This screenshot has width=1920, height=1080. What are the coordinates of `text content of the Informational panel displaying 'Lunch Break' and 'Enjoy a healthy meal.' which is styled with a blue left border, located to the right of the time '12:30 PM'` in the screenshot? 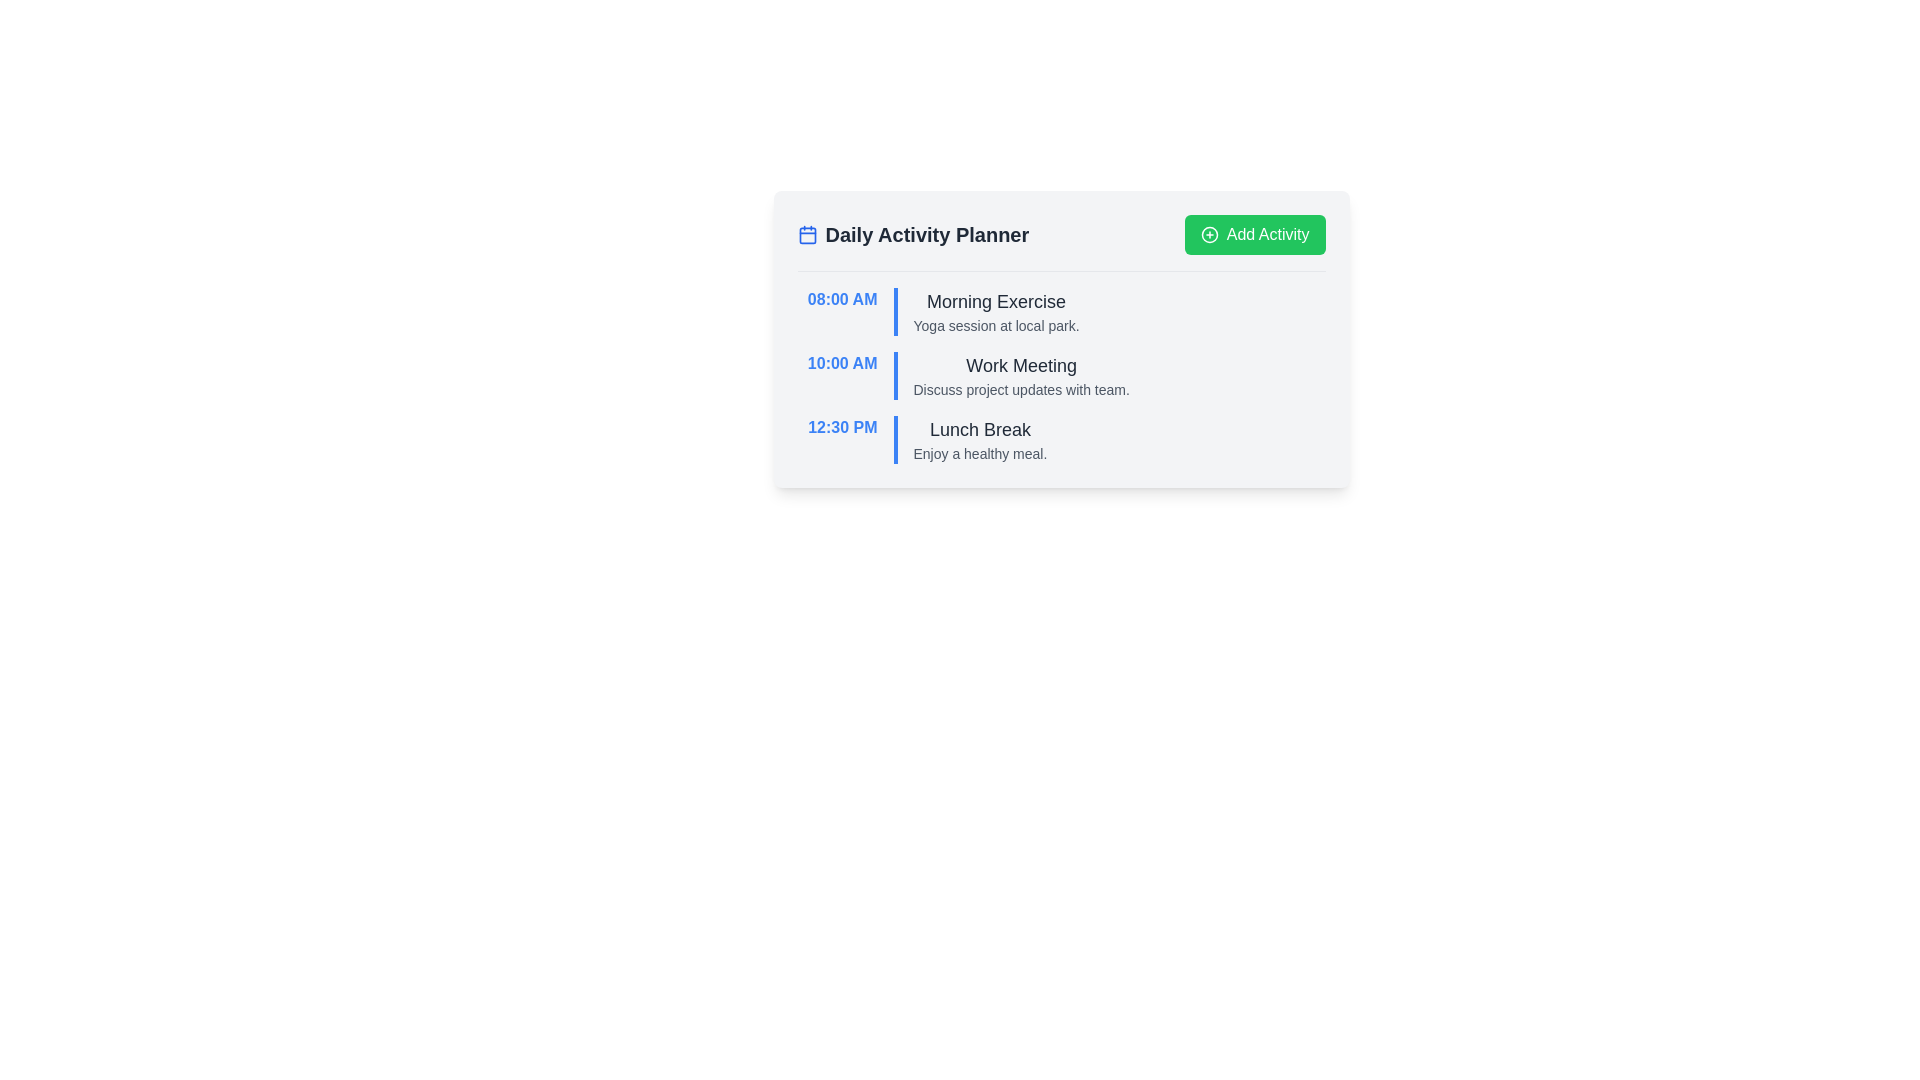 It's located at (970, 438).